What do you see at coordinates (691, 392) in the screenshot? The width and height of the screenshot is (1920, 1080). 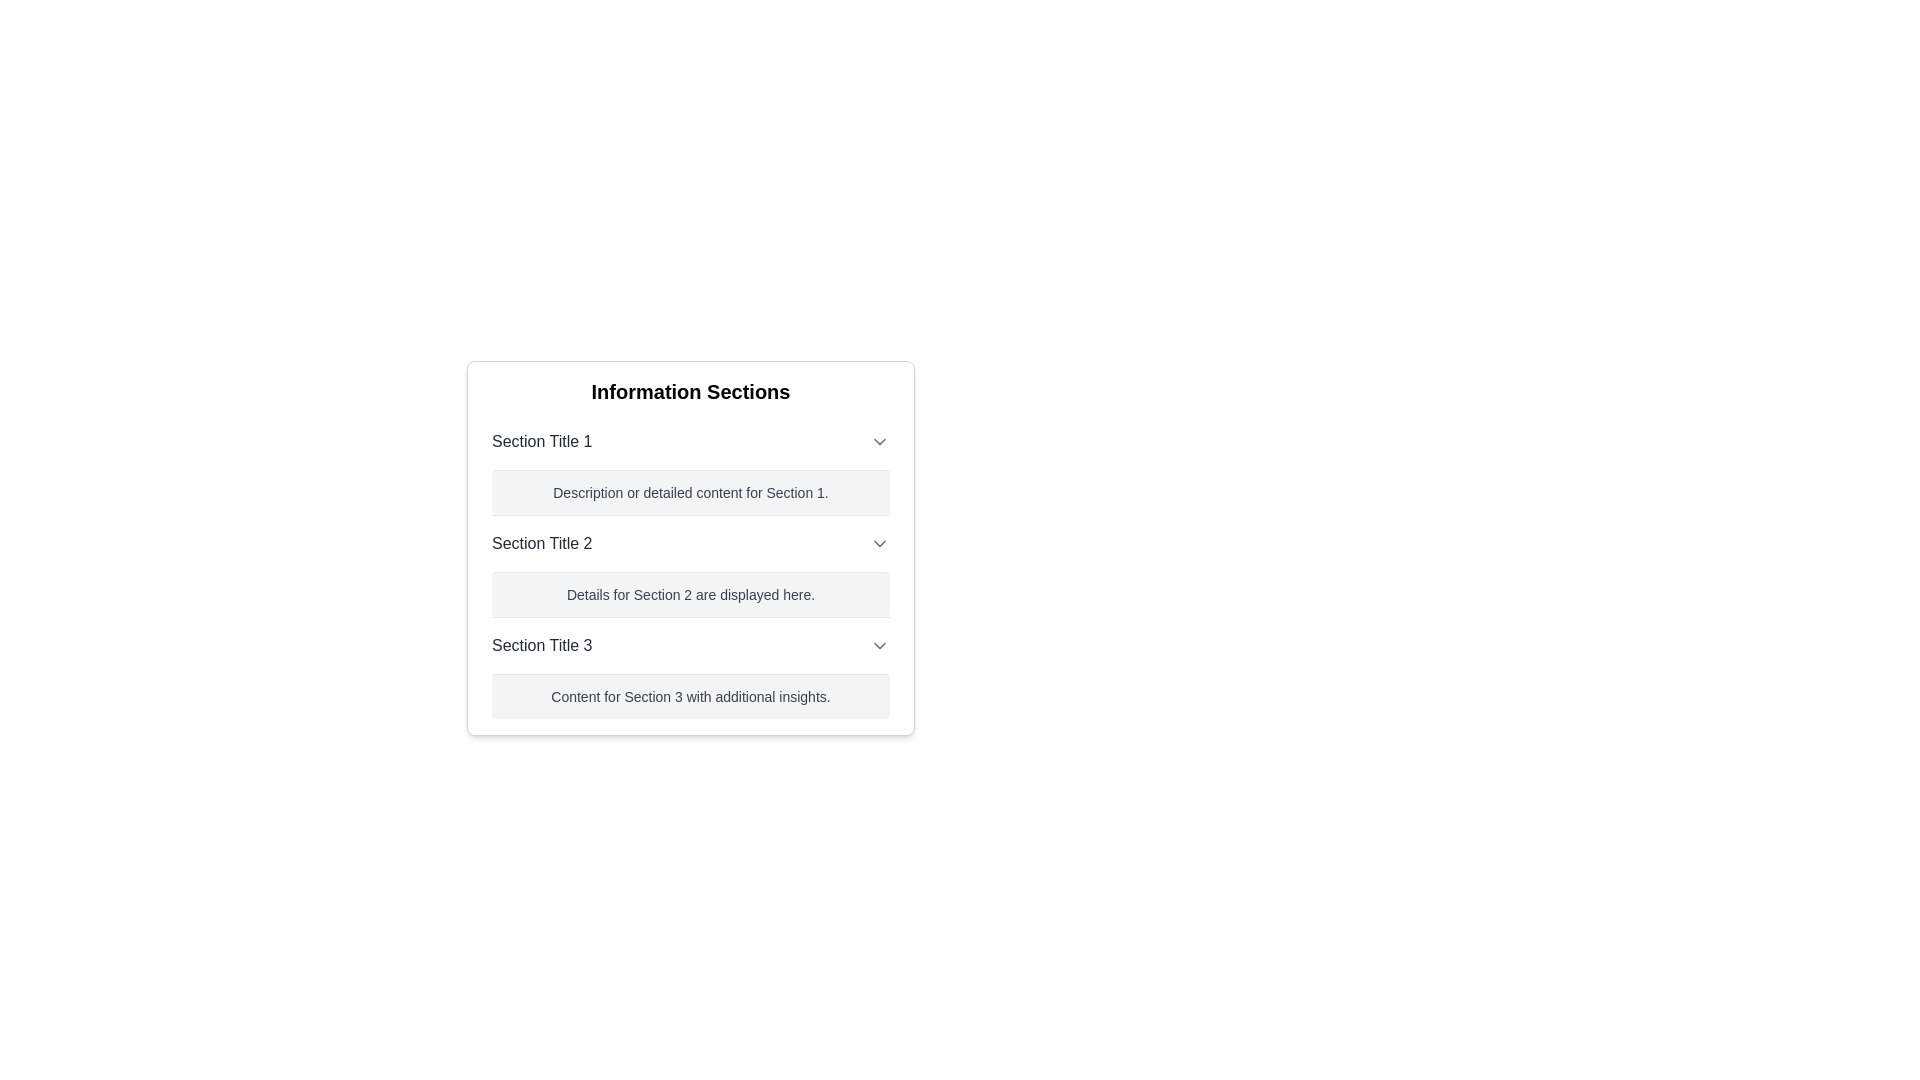 I see `text heading that says 'Information Sections', which is styled in bold font and located at the top-center of the layout` at bounding box center [691, 392].